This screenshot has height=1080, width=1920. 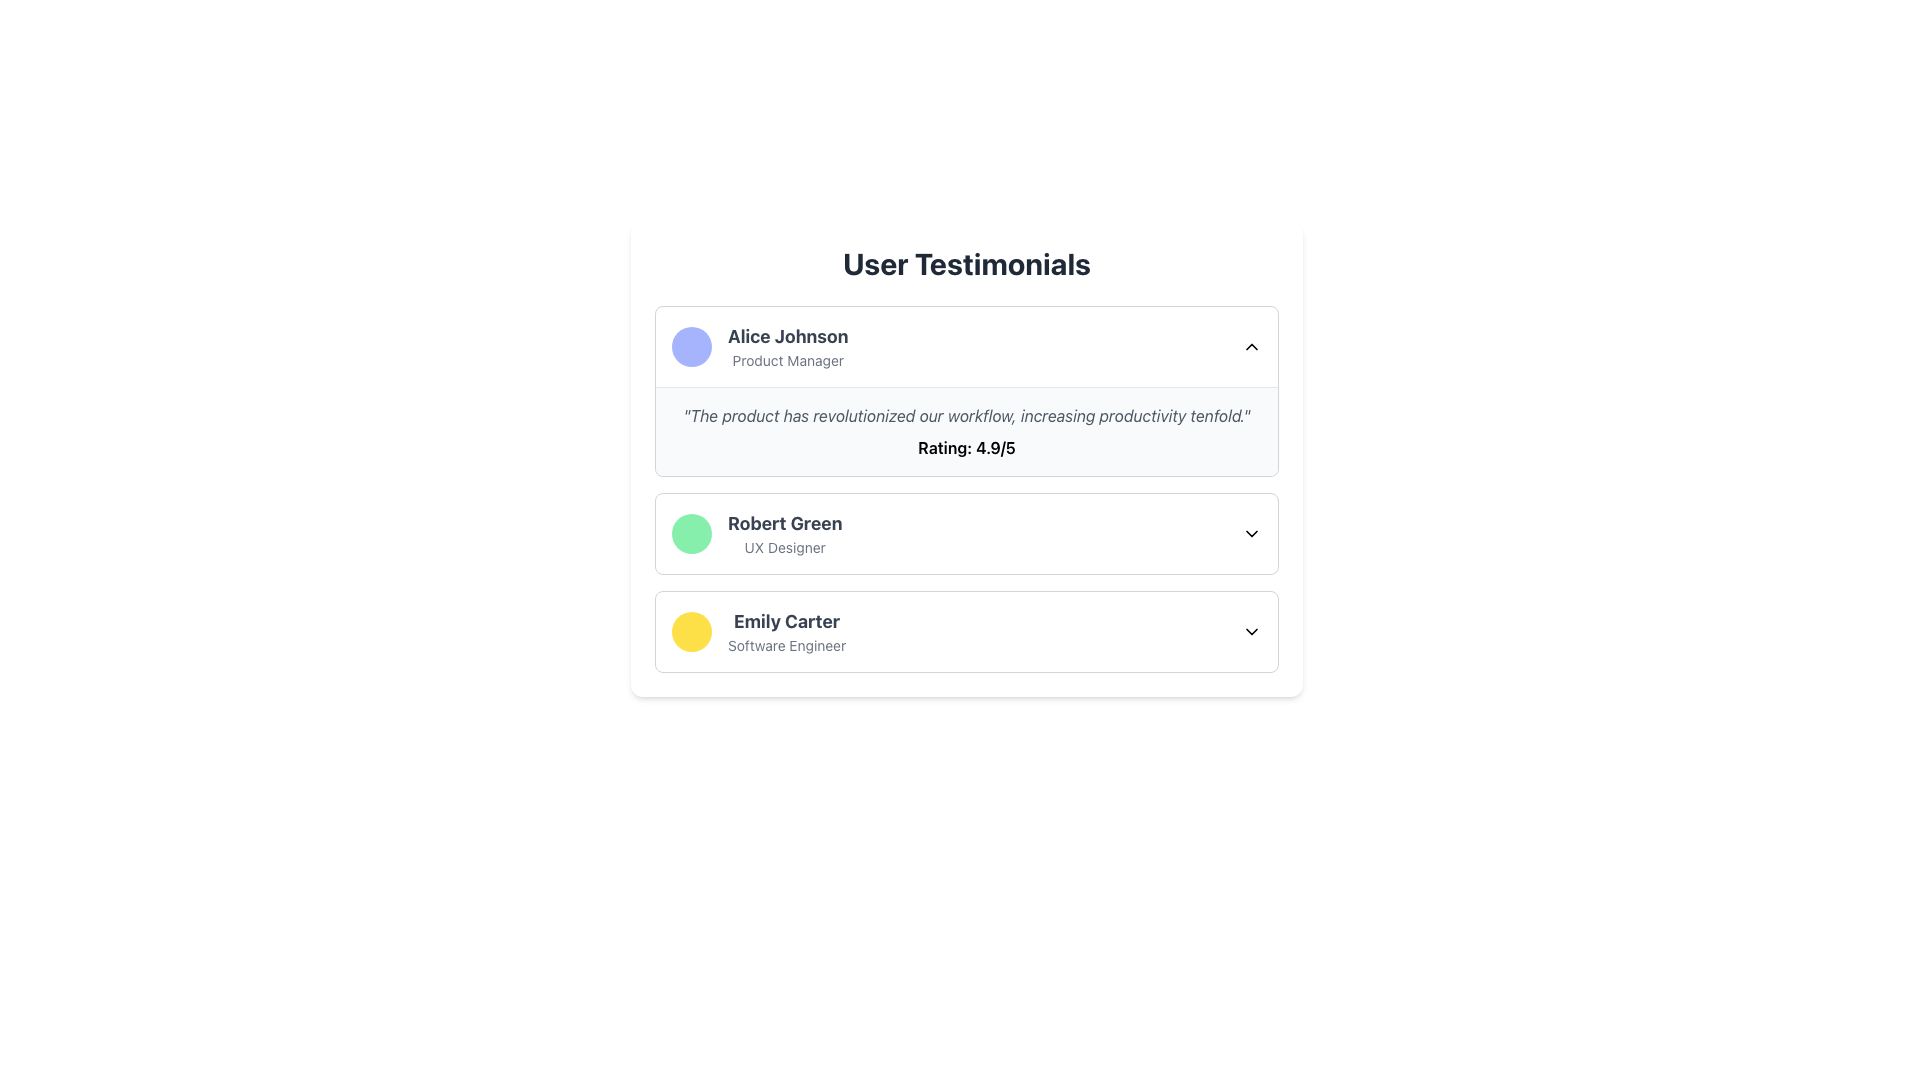 I want to click on the chevron icon at the far-right end of the 'Alice Johnson - Product Manager' section, so click(x=1251, y=346).